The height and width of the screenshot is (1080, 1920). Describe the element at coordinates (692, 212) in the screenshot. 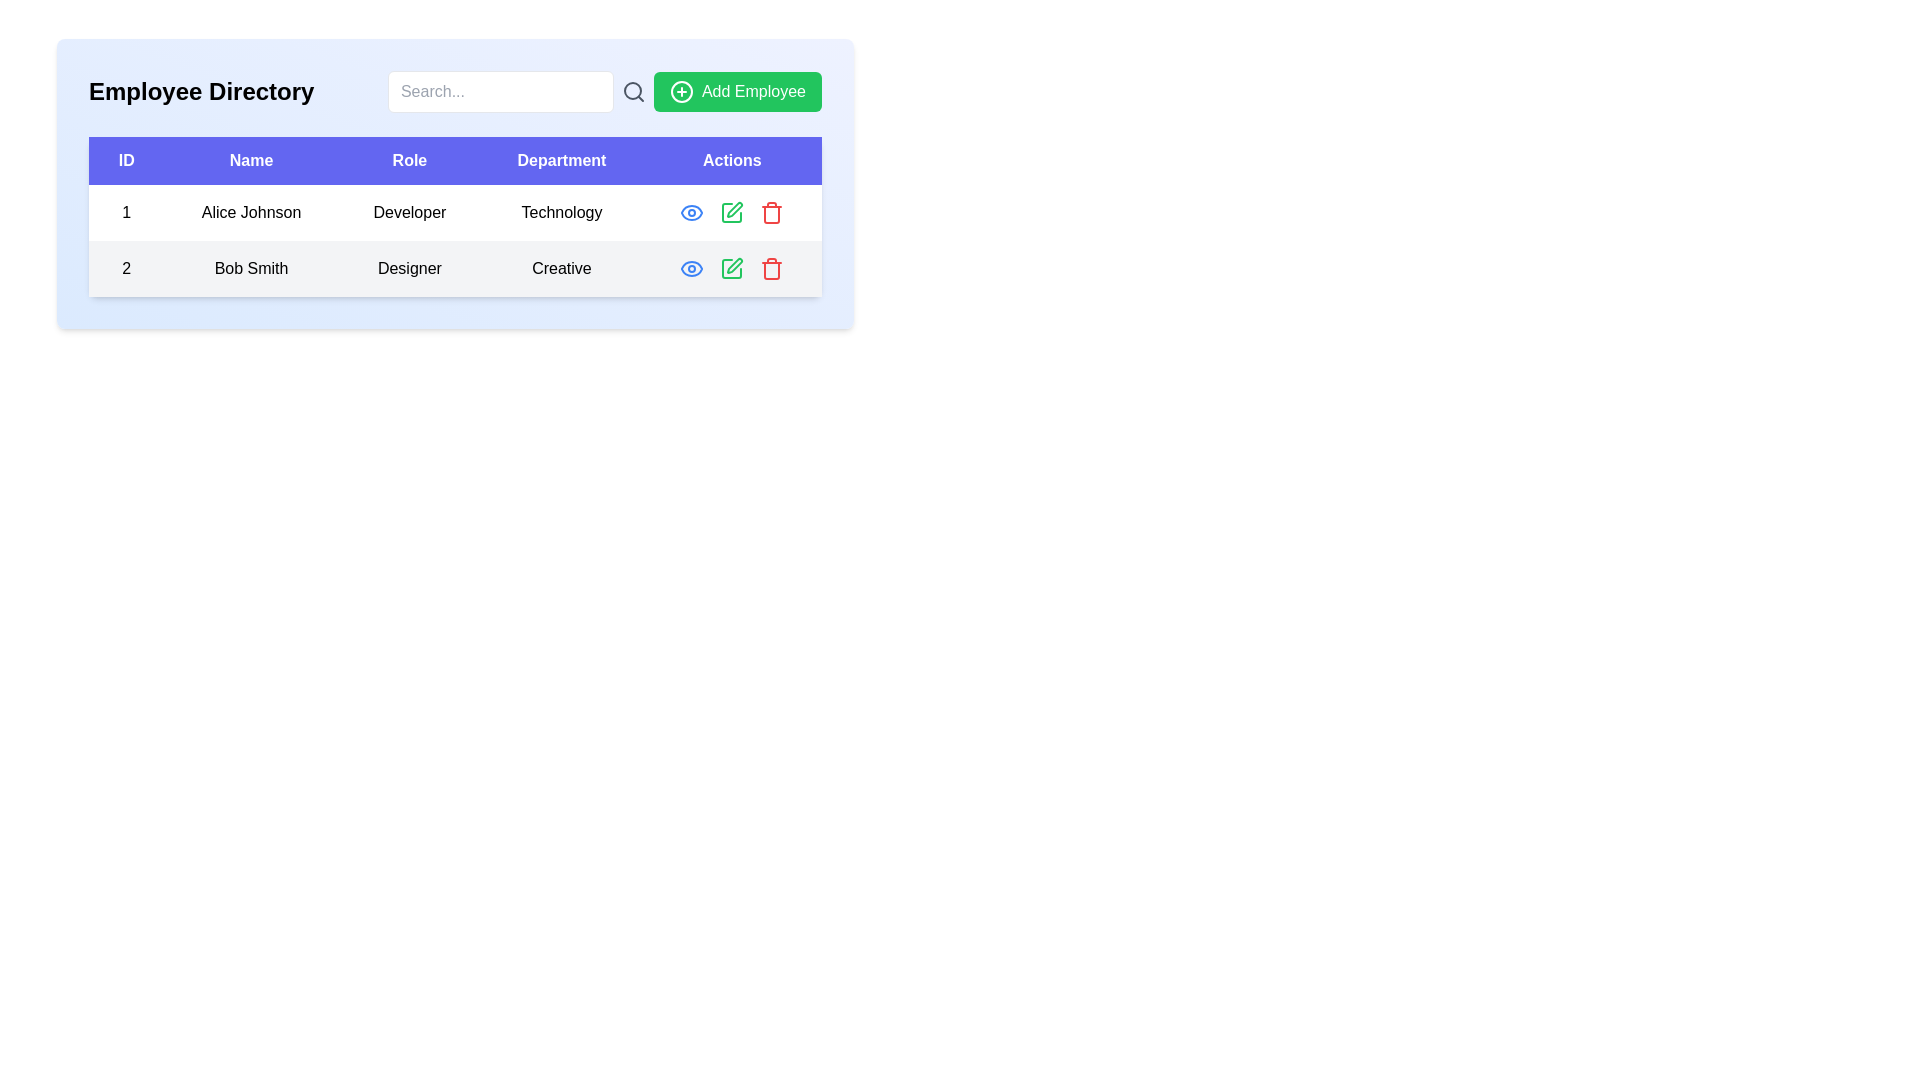

I see `the eye-shaped icon button in the Actions column of the employee table for Bob Smith` at that location.